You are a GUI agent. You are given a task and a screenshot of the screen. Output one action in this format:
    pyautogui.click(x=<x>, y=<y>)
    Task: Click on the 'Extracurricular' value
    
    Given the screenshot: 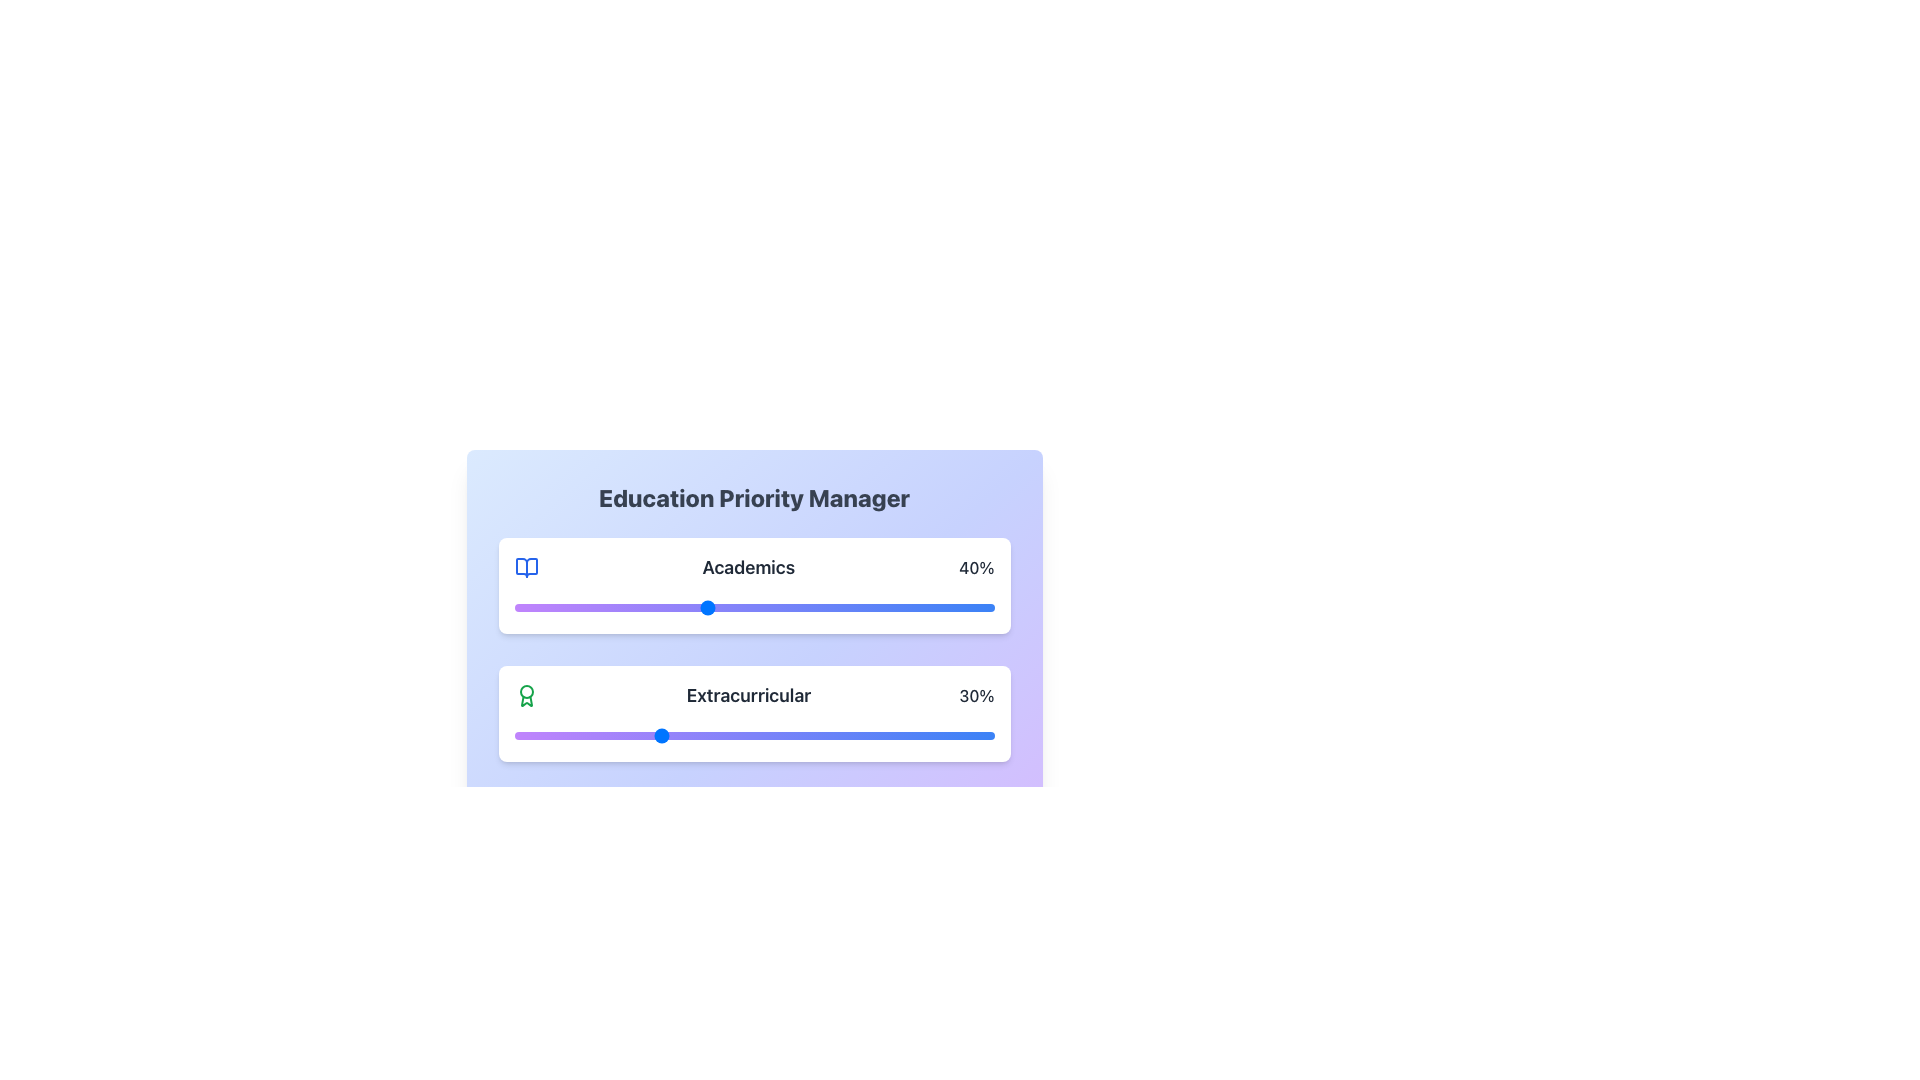 What is the action you would take?
    pyautogui.click(x=879, y=736)
    